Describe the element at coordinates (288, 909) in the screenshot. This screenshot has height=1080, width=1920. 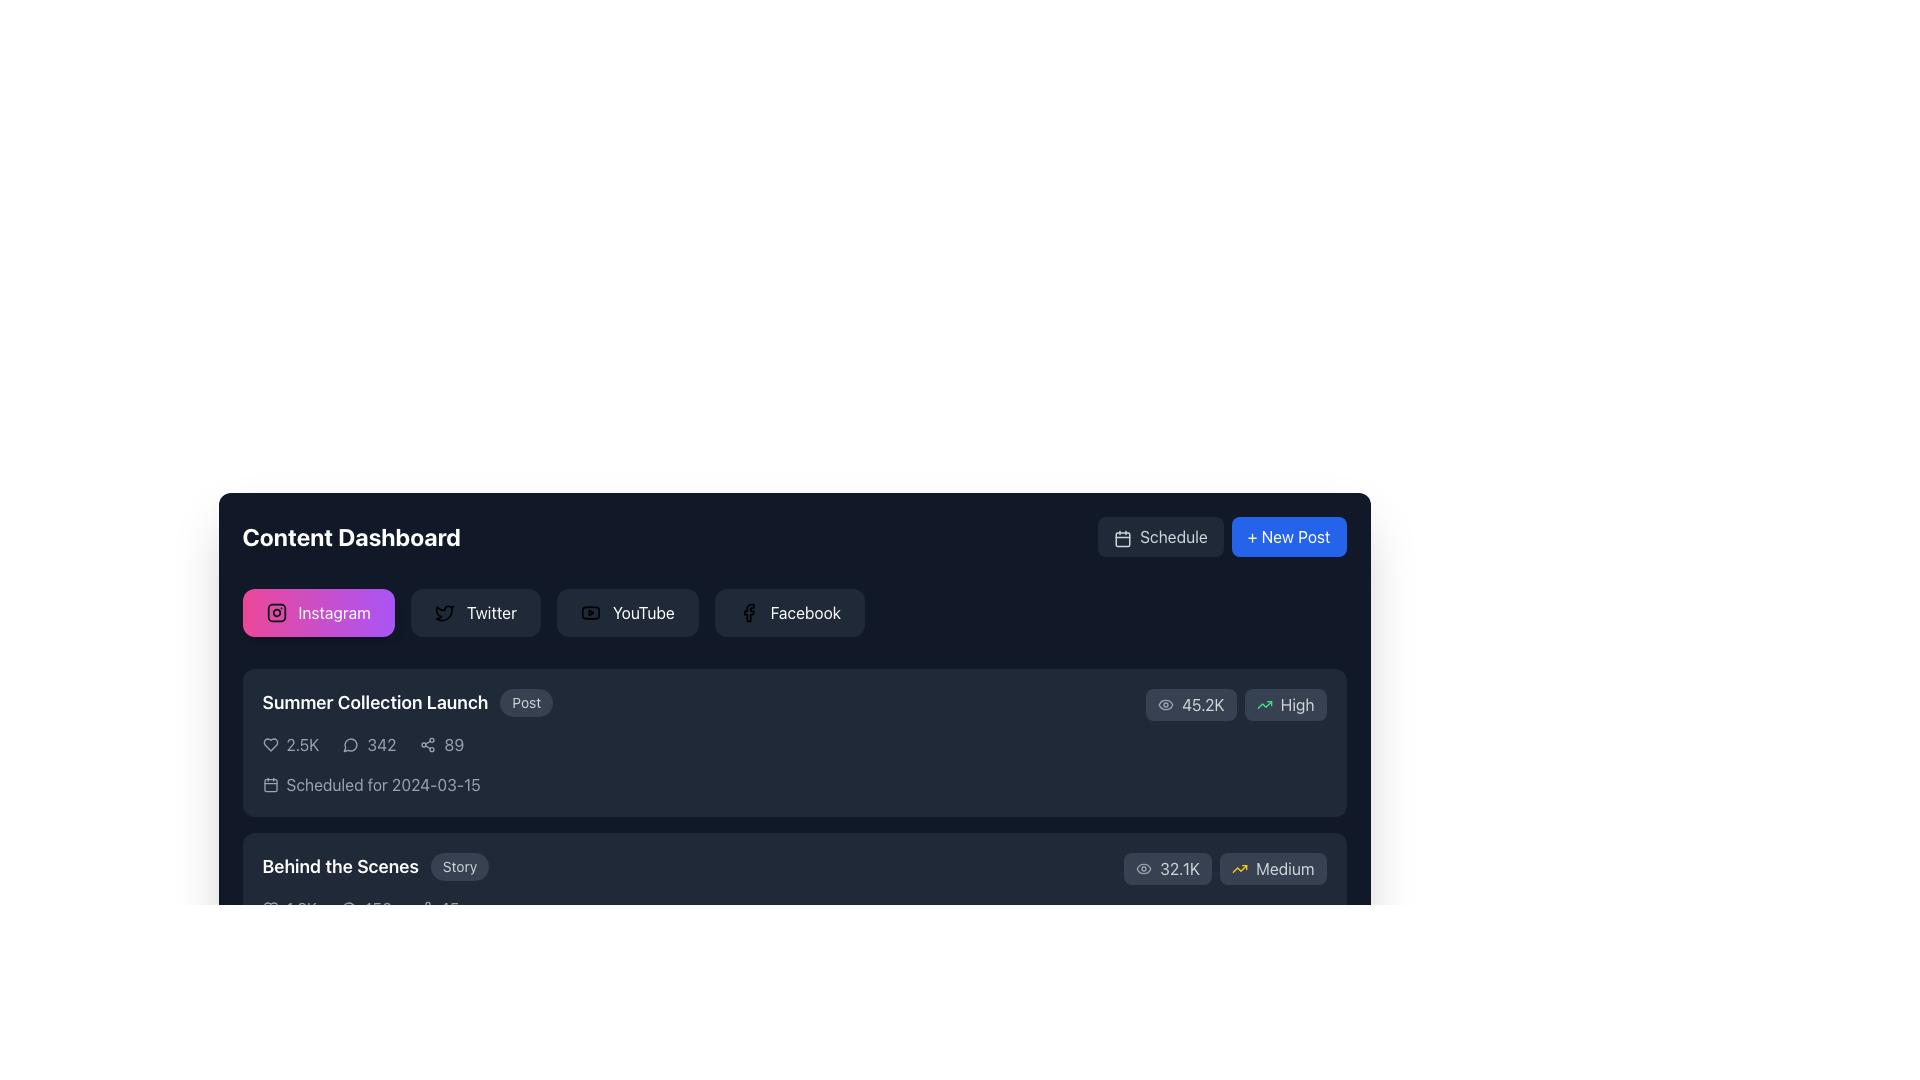
I see `text of the Statistical badge indicating the number of likes for the content labeled 'Behind the Scenes', located in the 'Content Dashboard' section` at that location.